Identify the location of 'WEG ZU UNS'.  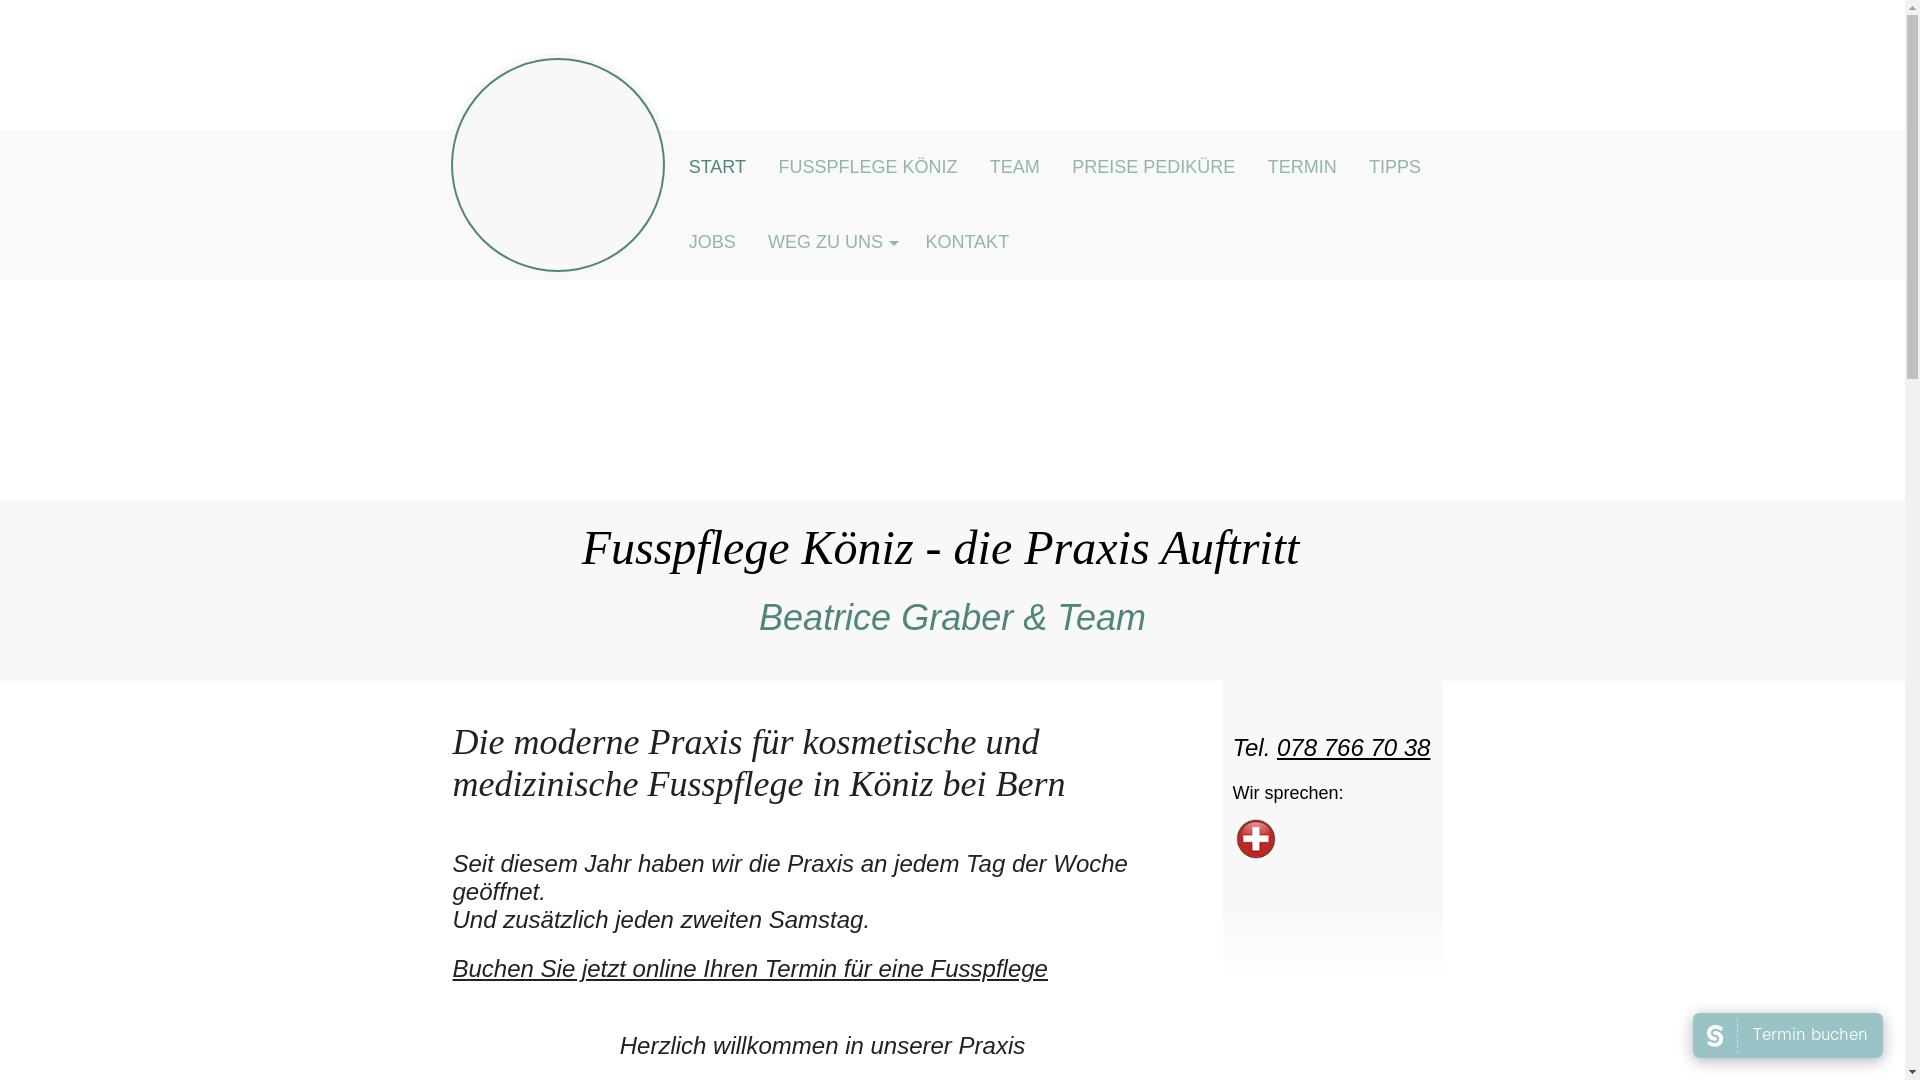
(830, 241).